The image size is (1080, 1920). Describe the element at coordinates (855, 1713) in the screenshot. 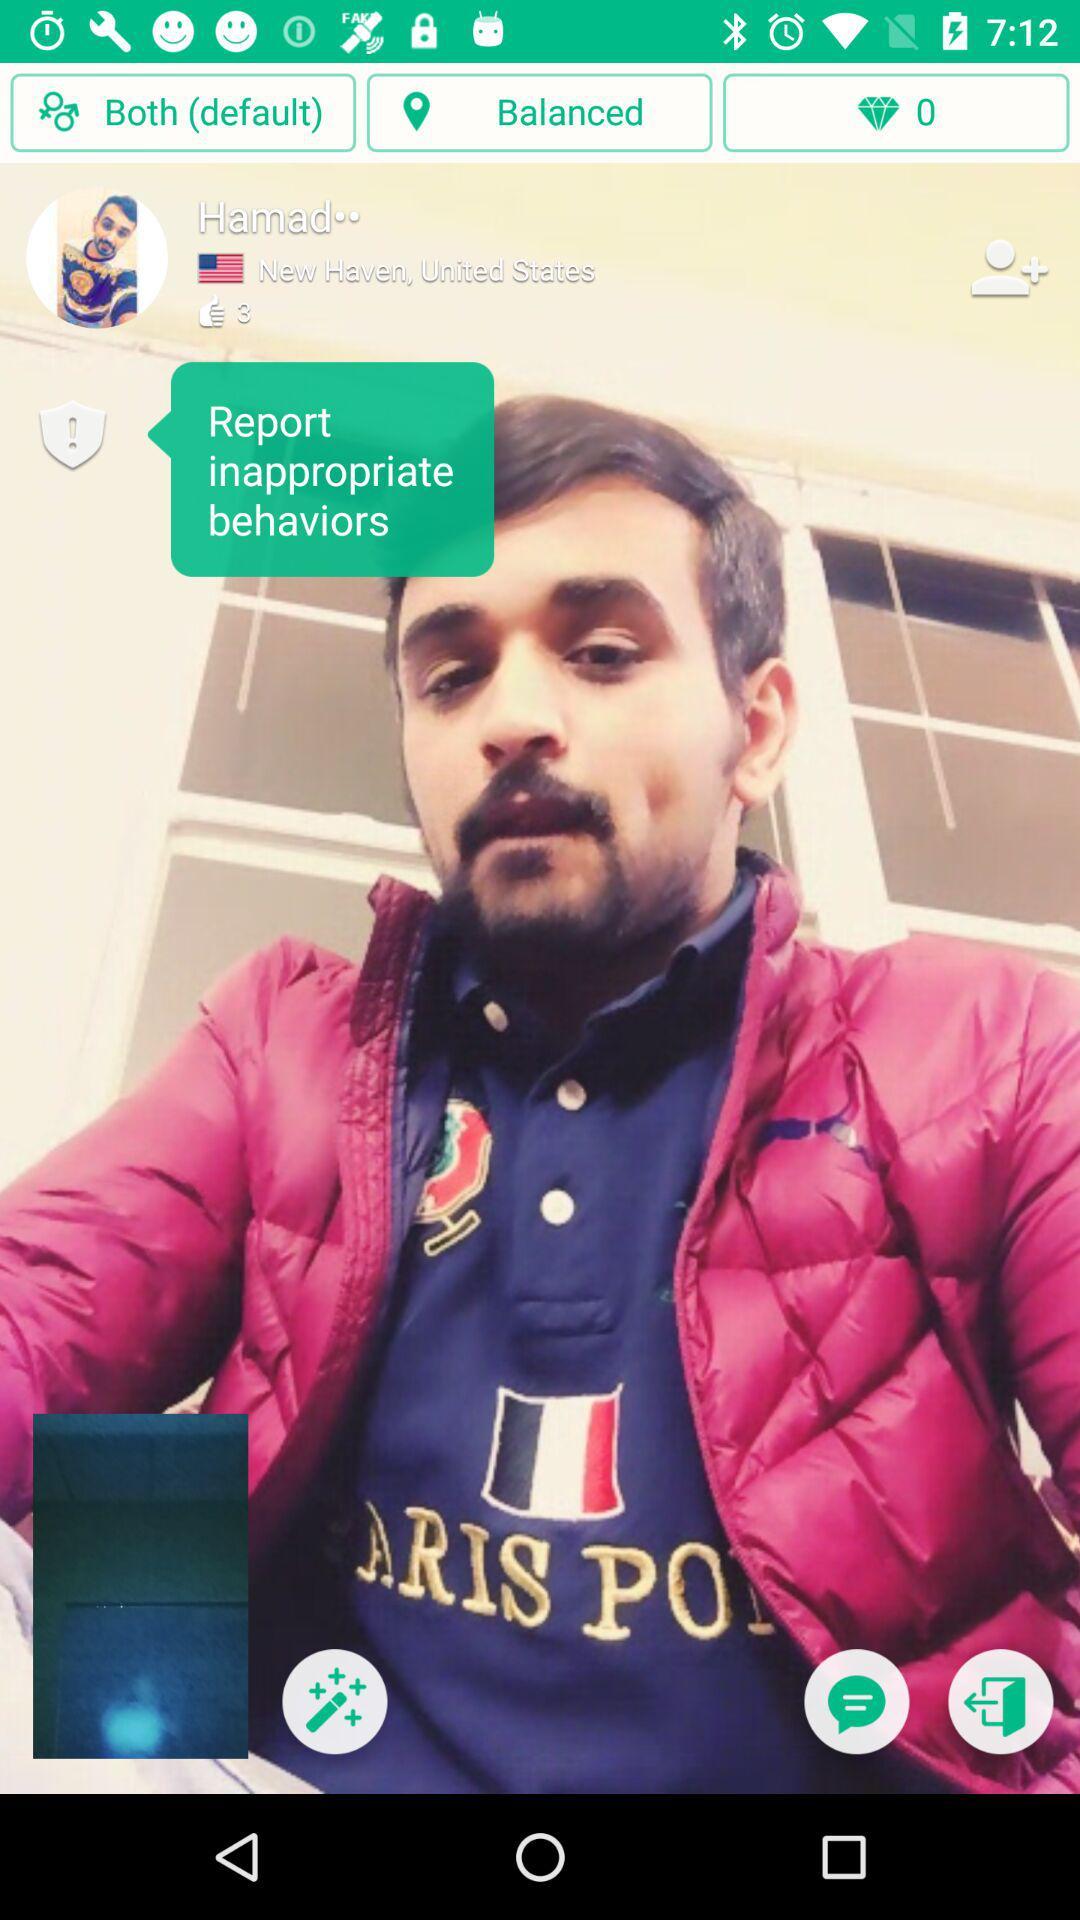

I see `item below 0 item` at that location.